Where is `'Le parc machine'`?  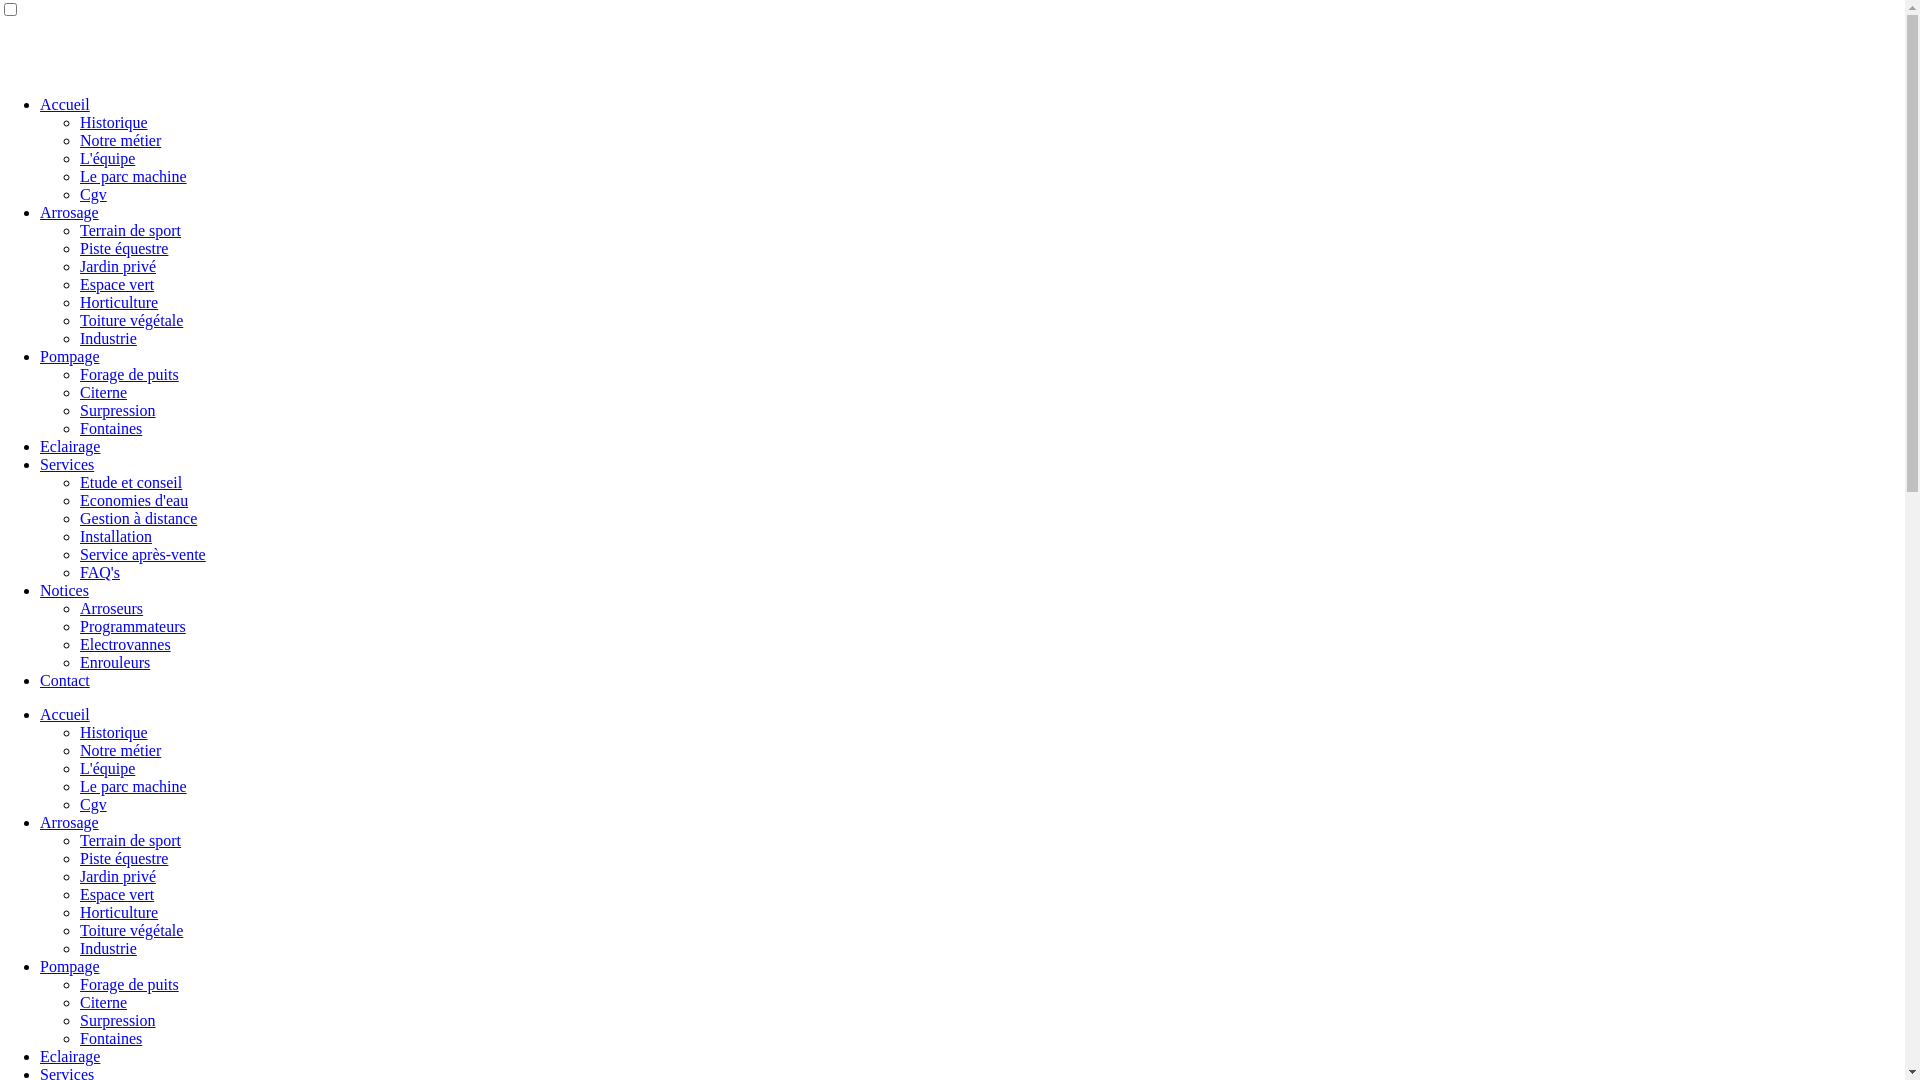 'Le parc machine' is located at coordinates (132, 785).